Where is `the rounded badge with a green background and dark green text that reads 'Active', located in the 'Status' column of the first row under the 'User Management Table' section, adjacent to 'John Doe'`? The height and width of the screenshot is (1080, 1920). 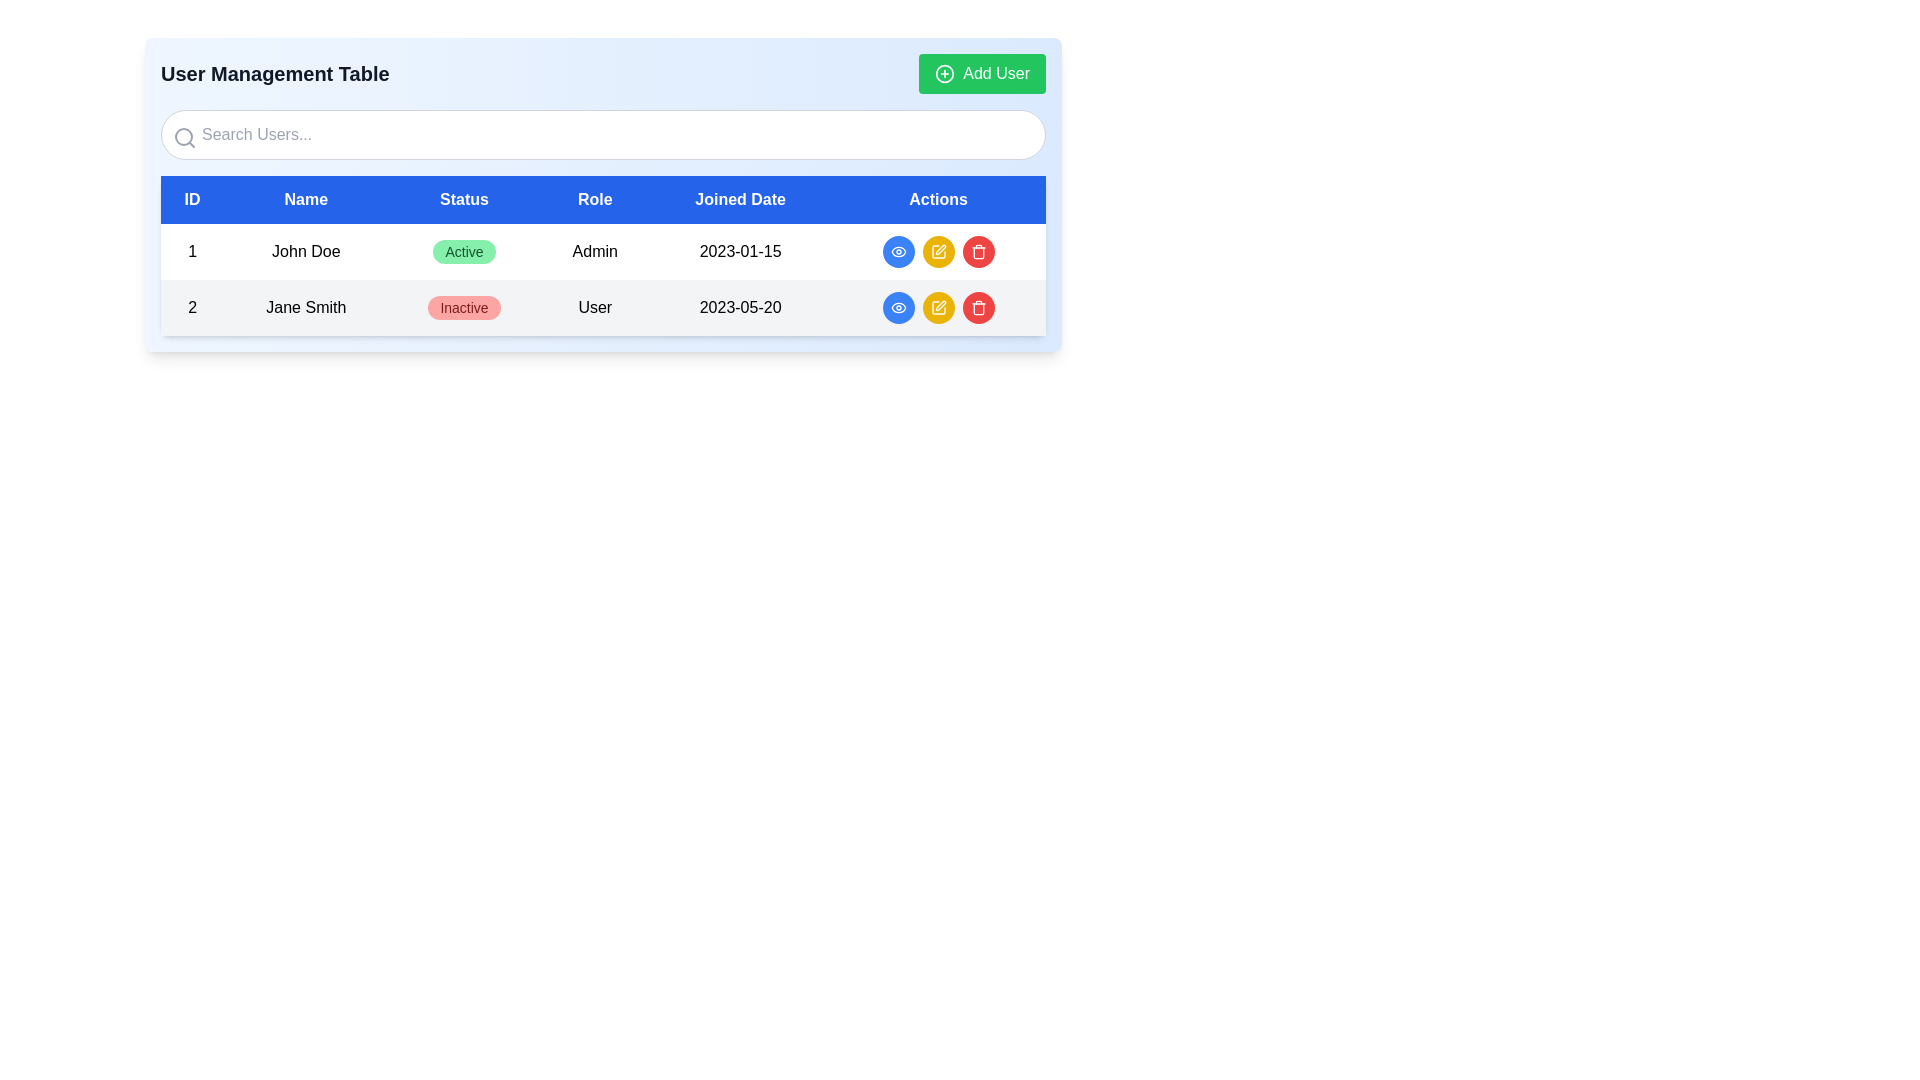
the rounded badge with a green background and dark green text that reads 'Active', located in the 'Status' column of the first row under the 'User Management Table' section, adjacent to 'John Doe' is located at coordinates (463, 250).